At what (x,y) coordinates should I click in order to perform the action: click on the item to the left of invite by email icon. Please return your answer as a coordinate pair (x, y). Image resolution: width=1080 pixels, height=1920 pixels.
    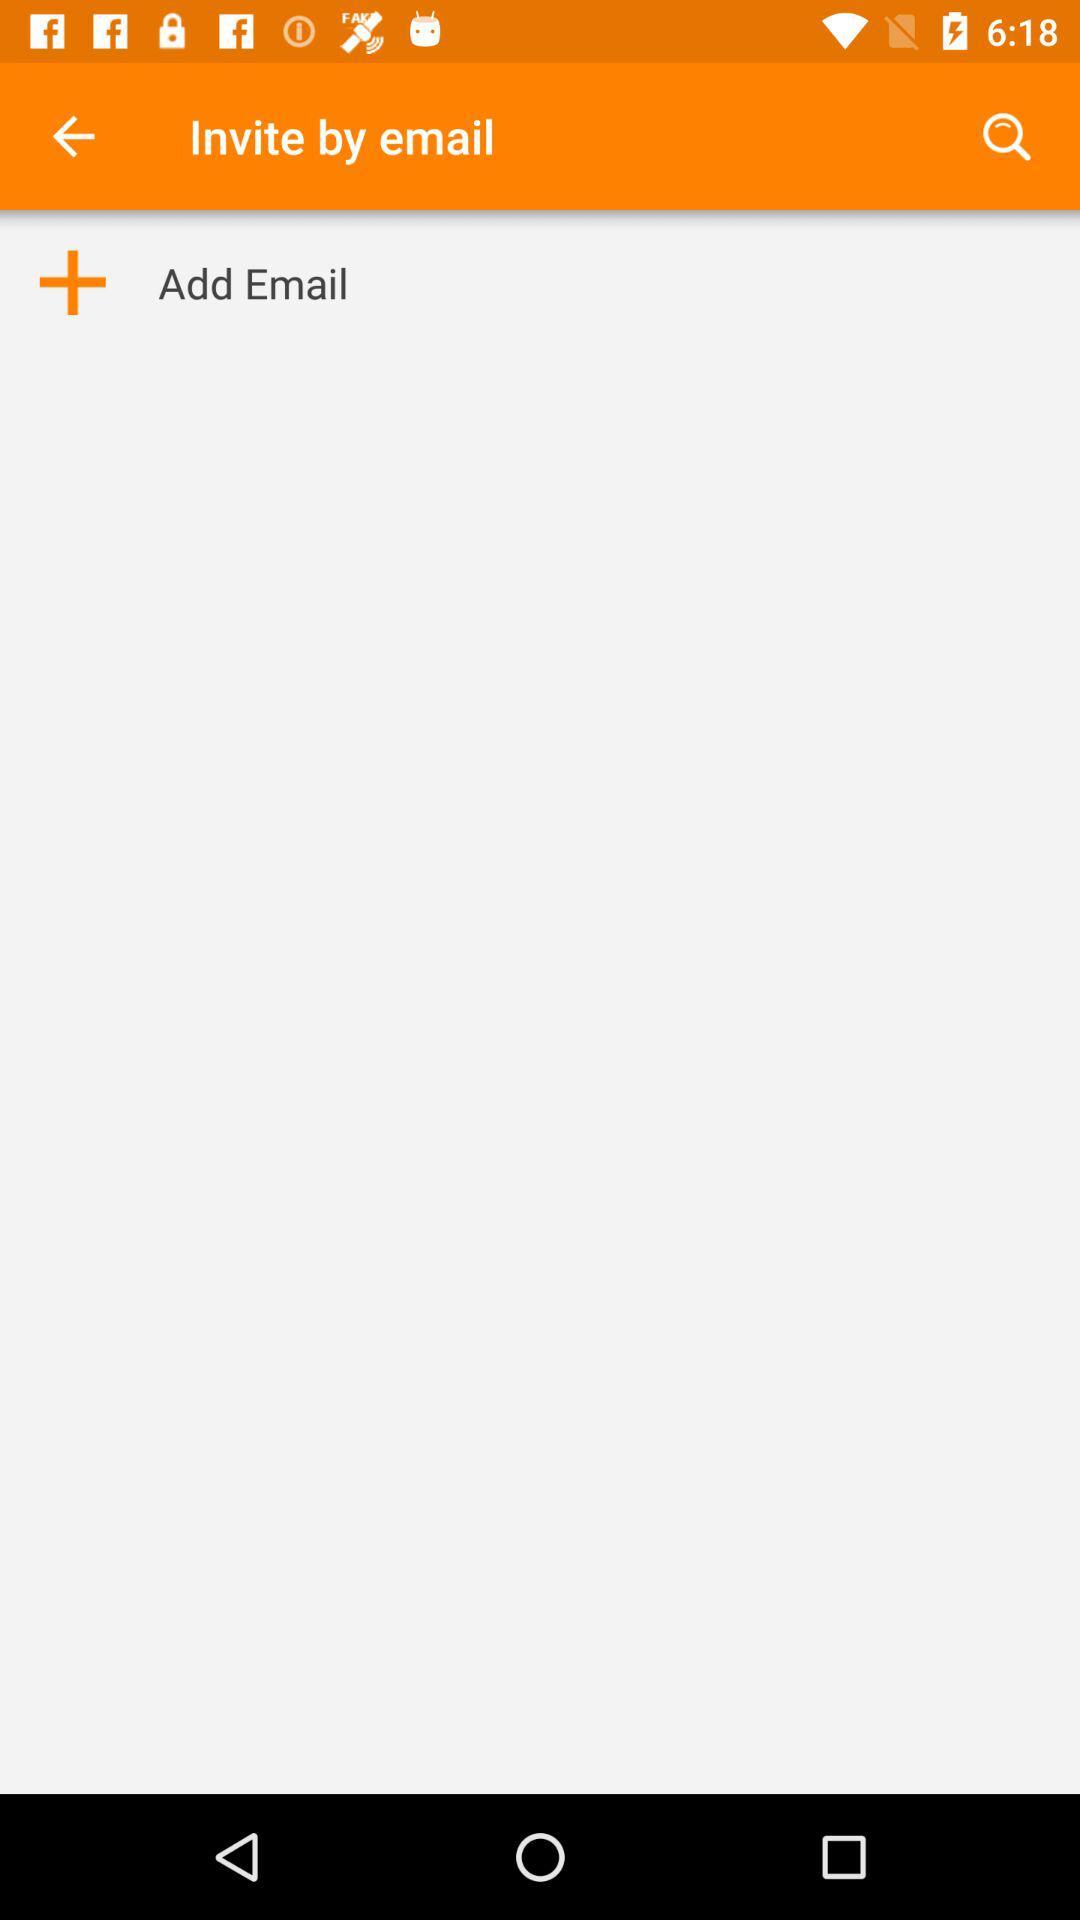
    Looking at the image, I should click on (72, 135).